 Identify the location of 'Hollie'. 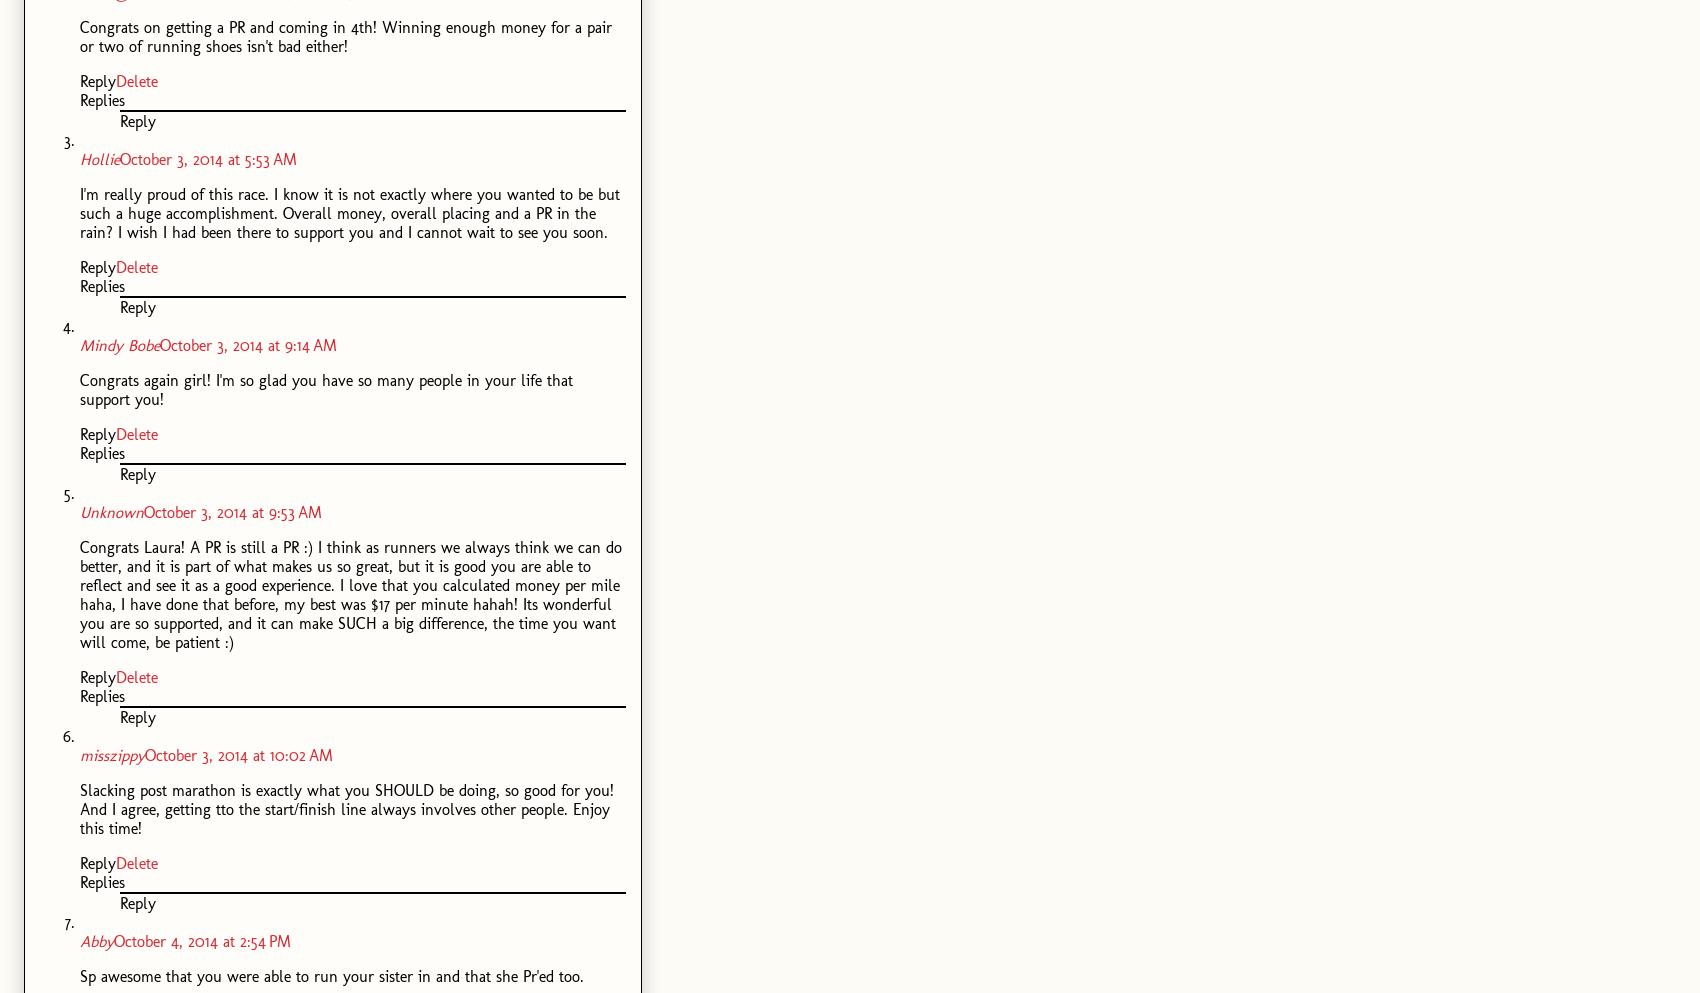
(99, 158).